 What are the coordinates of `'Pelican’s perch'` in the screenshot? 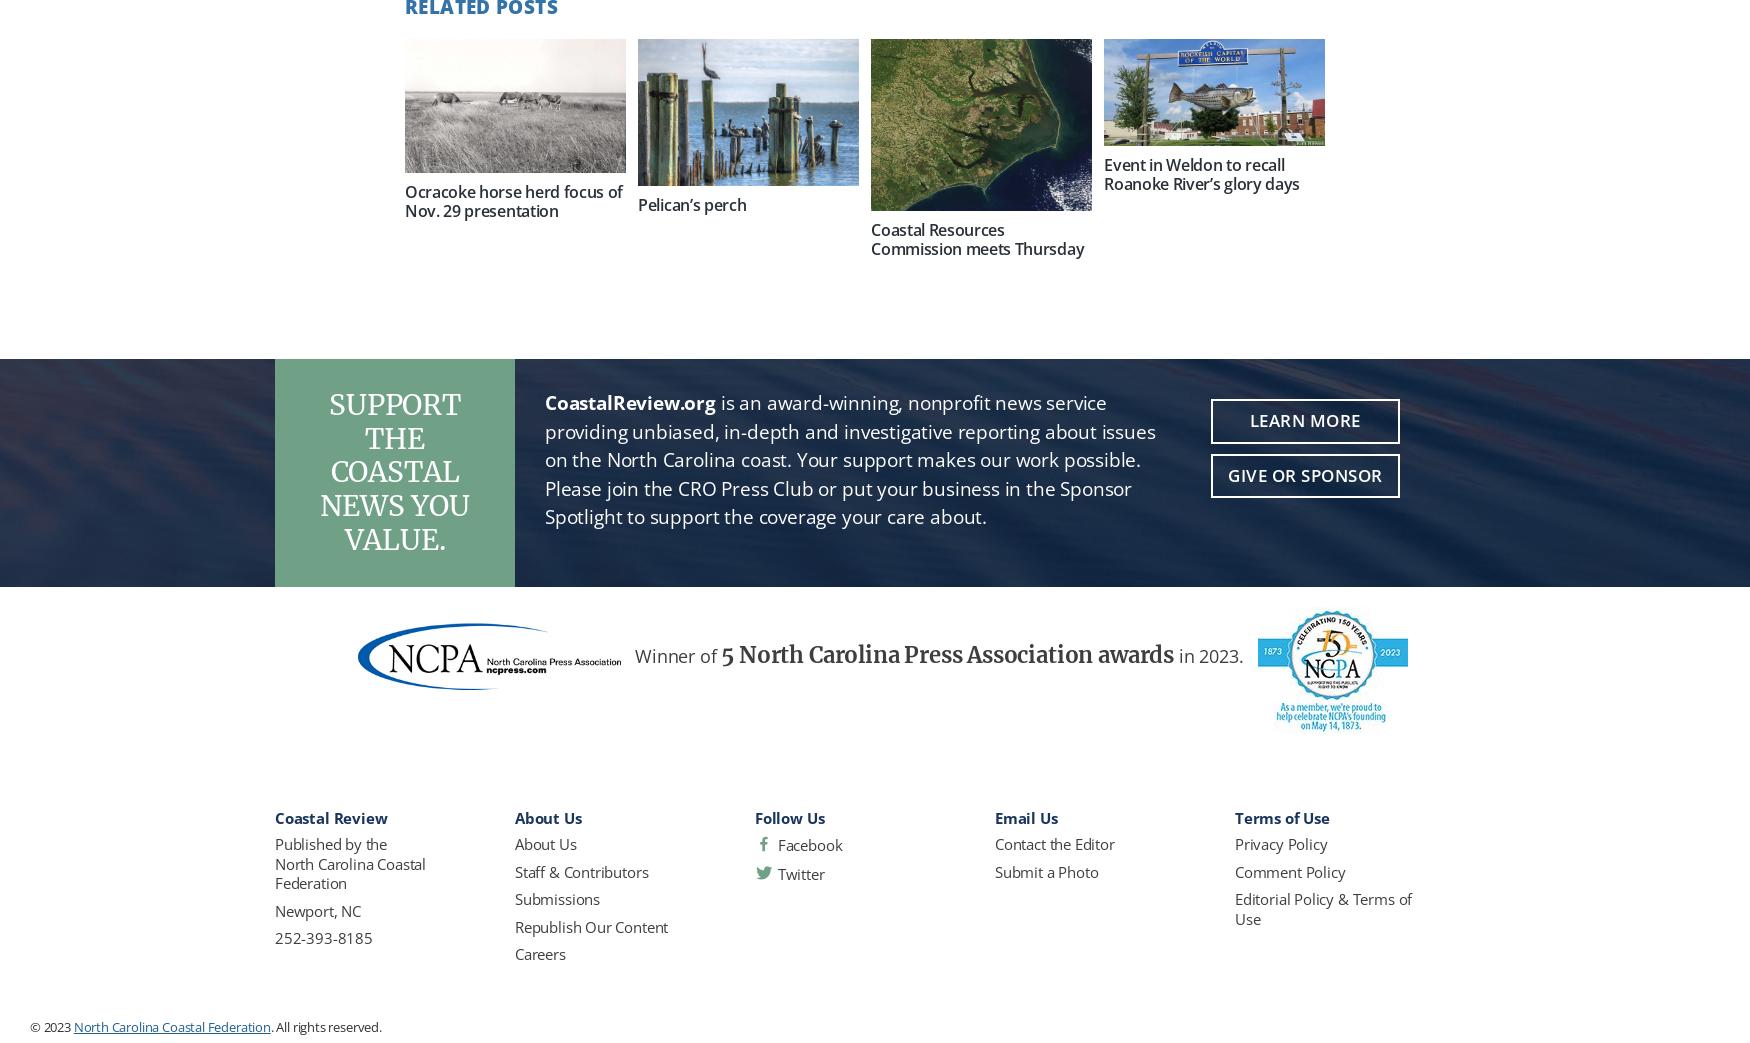 It's located at (691, 203).